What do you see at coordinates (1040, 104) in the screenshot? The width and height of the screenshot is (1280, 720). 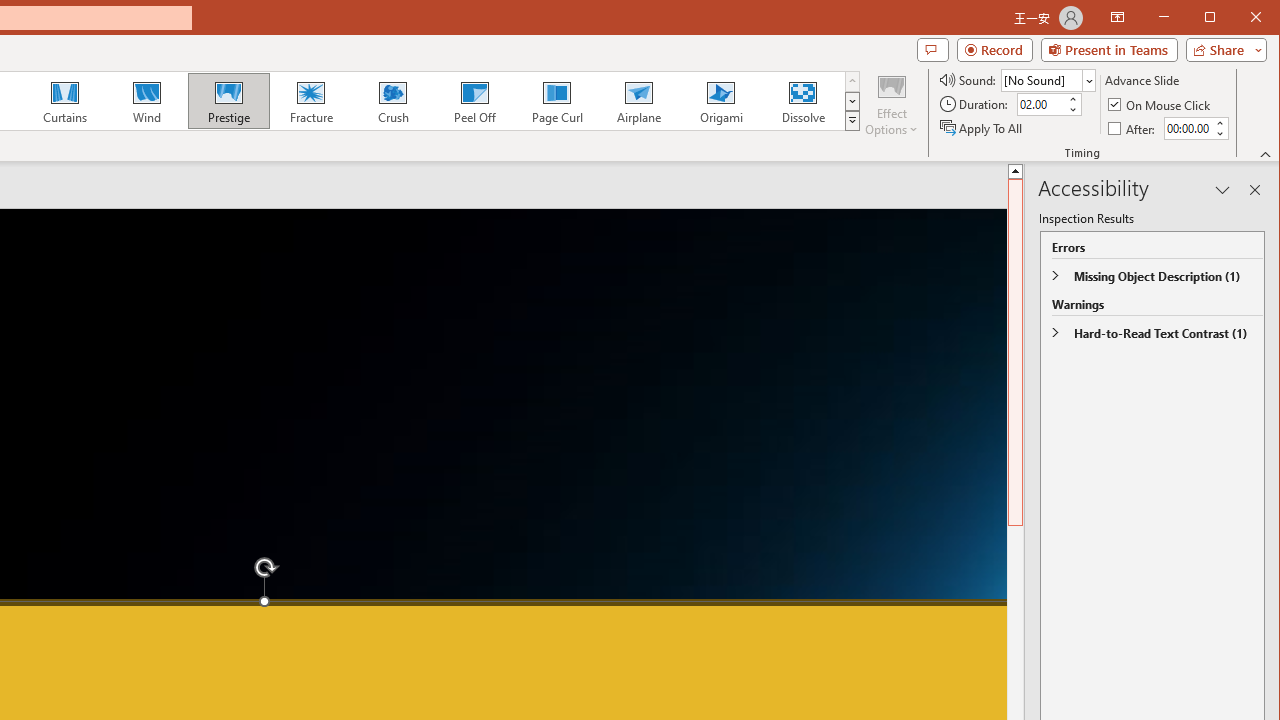 I see `'Duration'` at bounding box center [1040, 104].